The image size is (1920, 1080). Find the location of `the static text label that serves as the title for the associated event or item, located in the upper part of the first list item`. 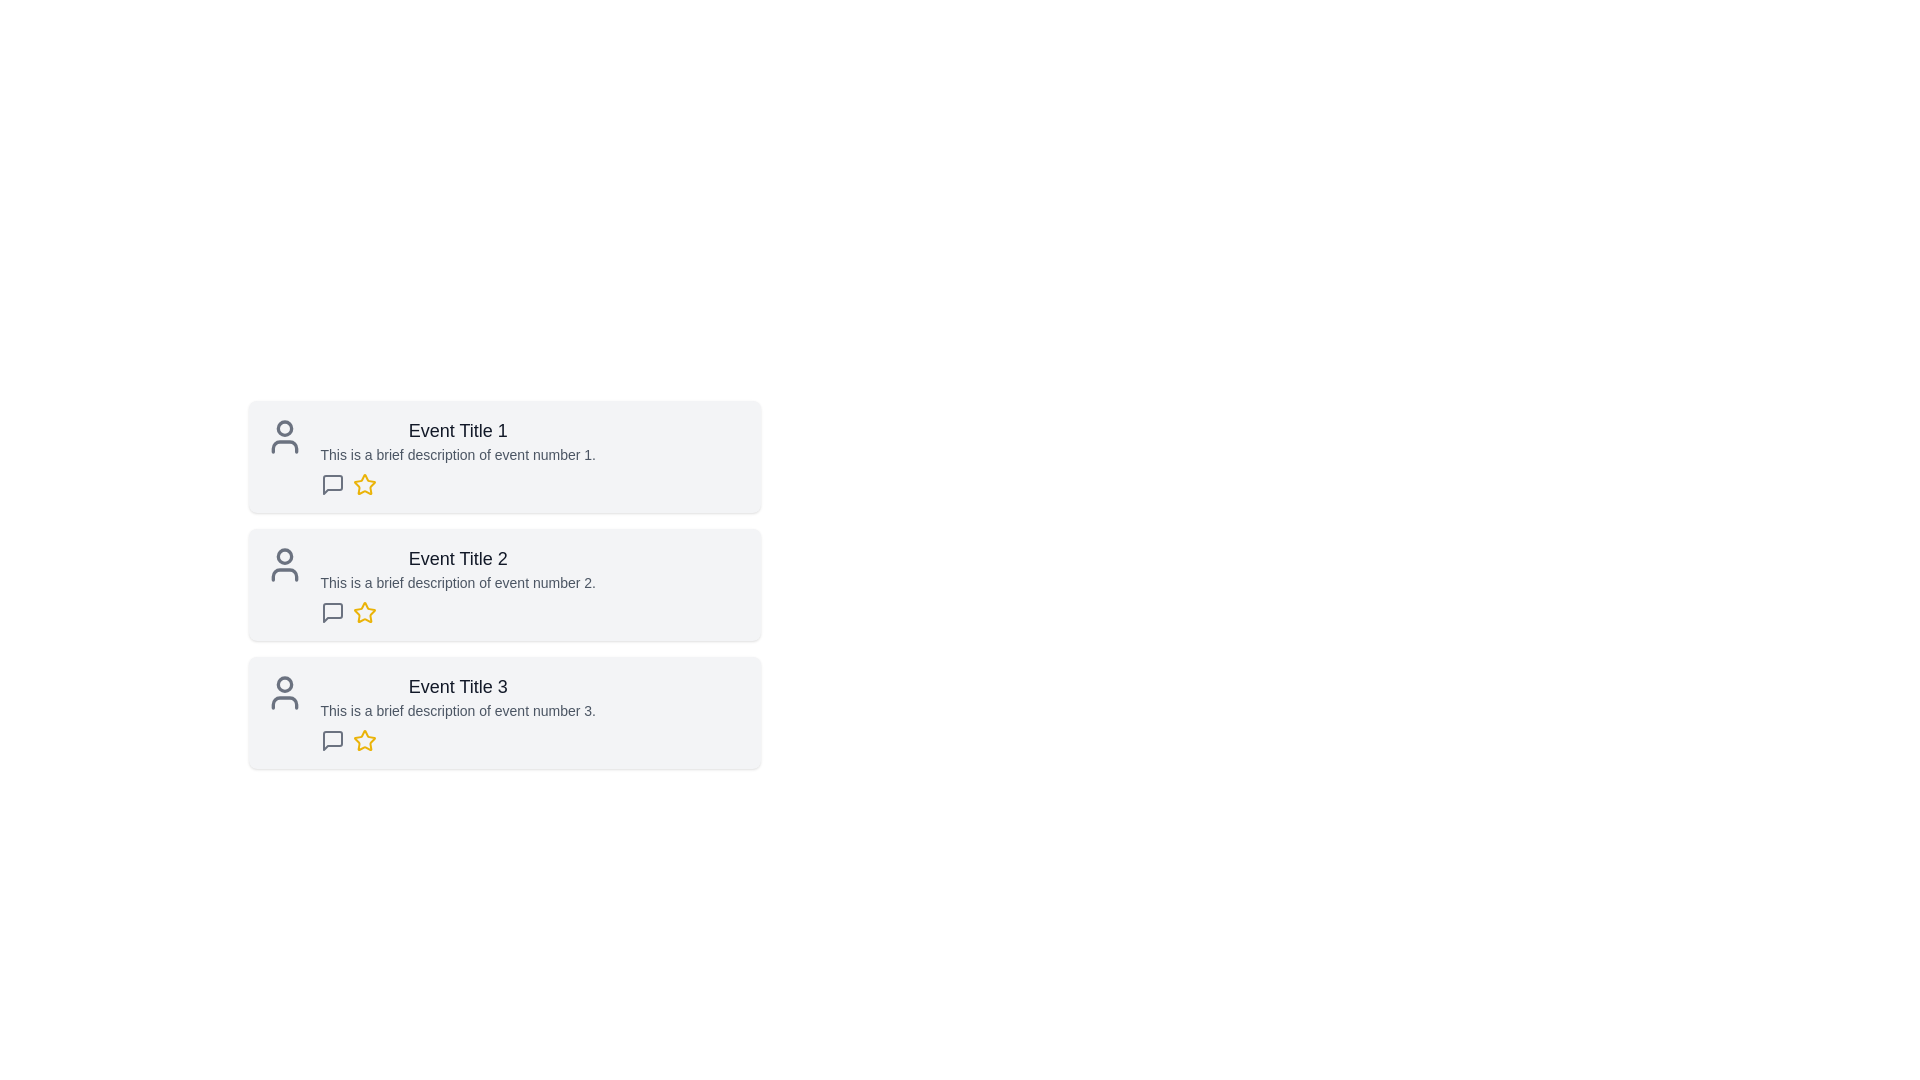

the static text label that serves as the title for the associated event or item, located in the upper part of the first list item is located at coordinates (457, 430).